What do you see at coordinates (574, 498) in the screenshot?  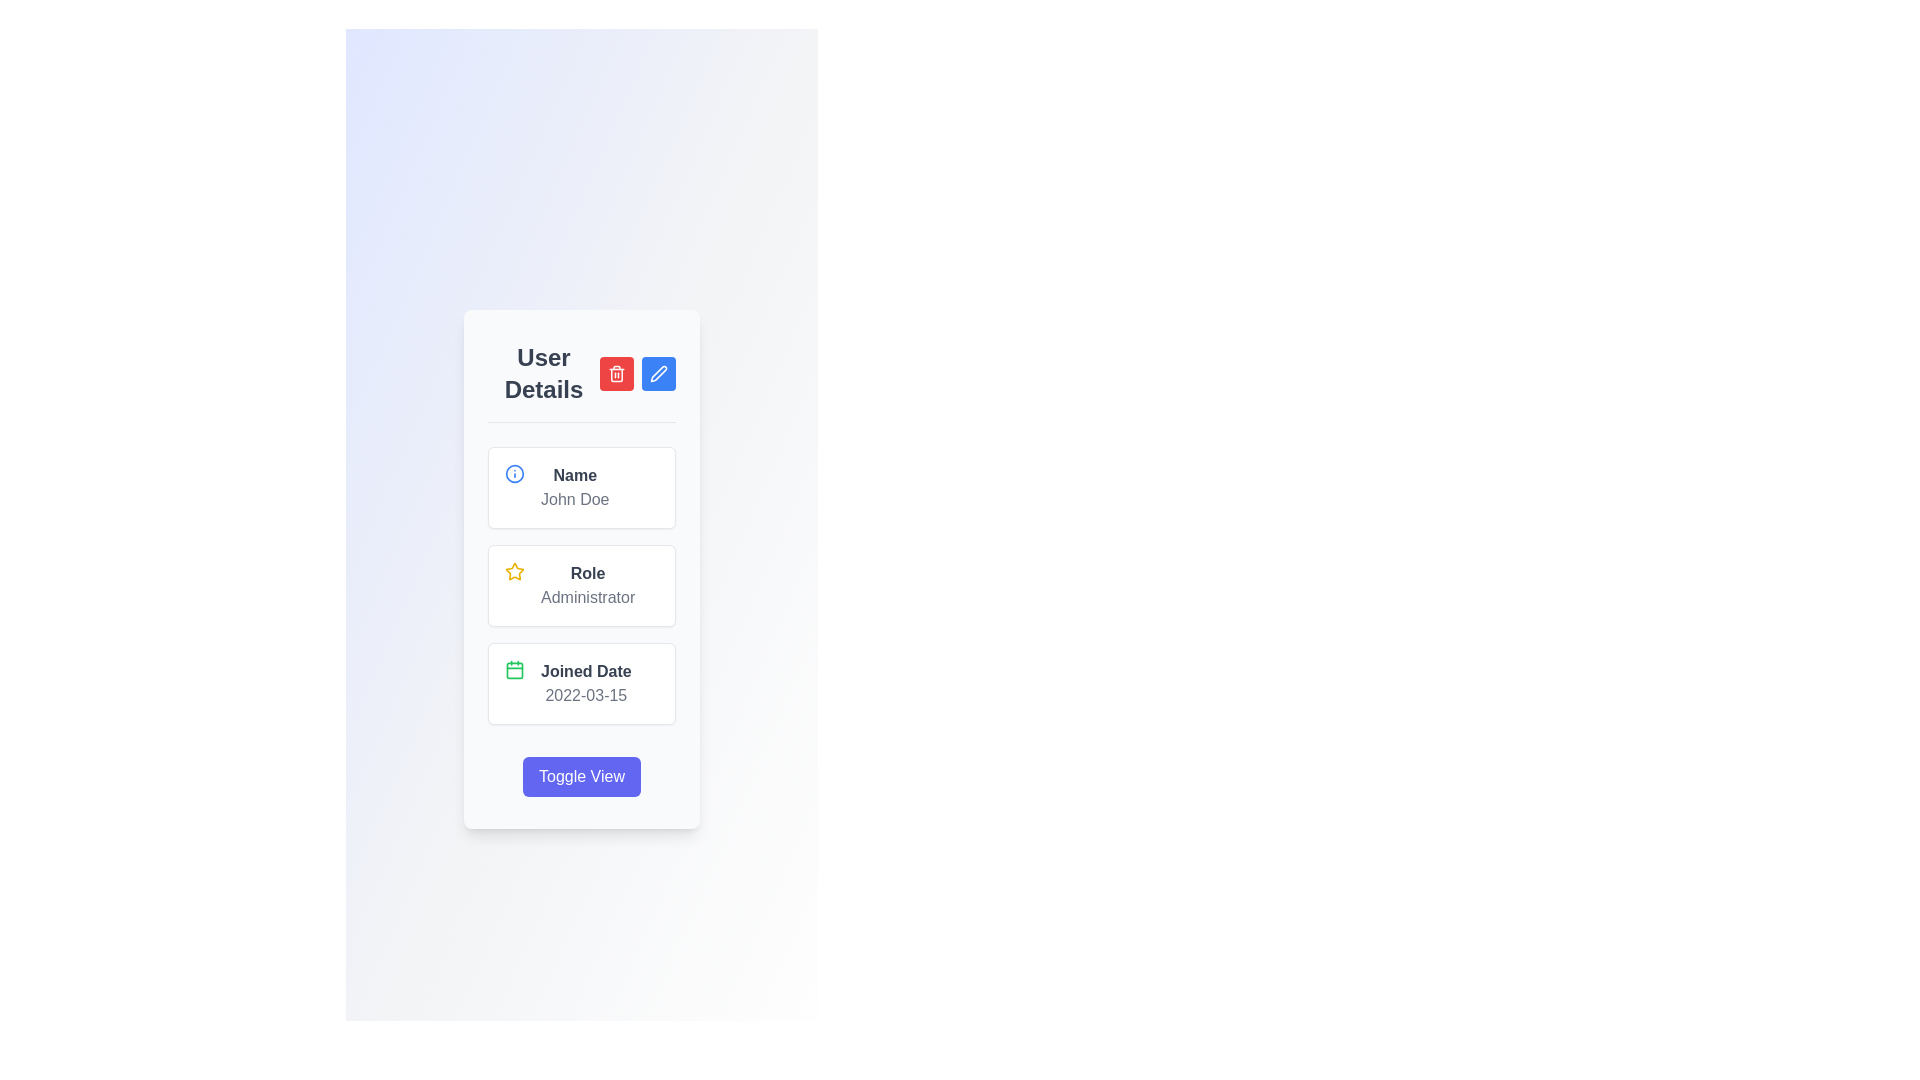 I see `the text display element showing 'John Doe', which is positioned below the 'Name' label within a small information card` at bounding box center [574, 498].